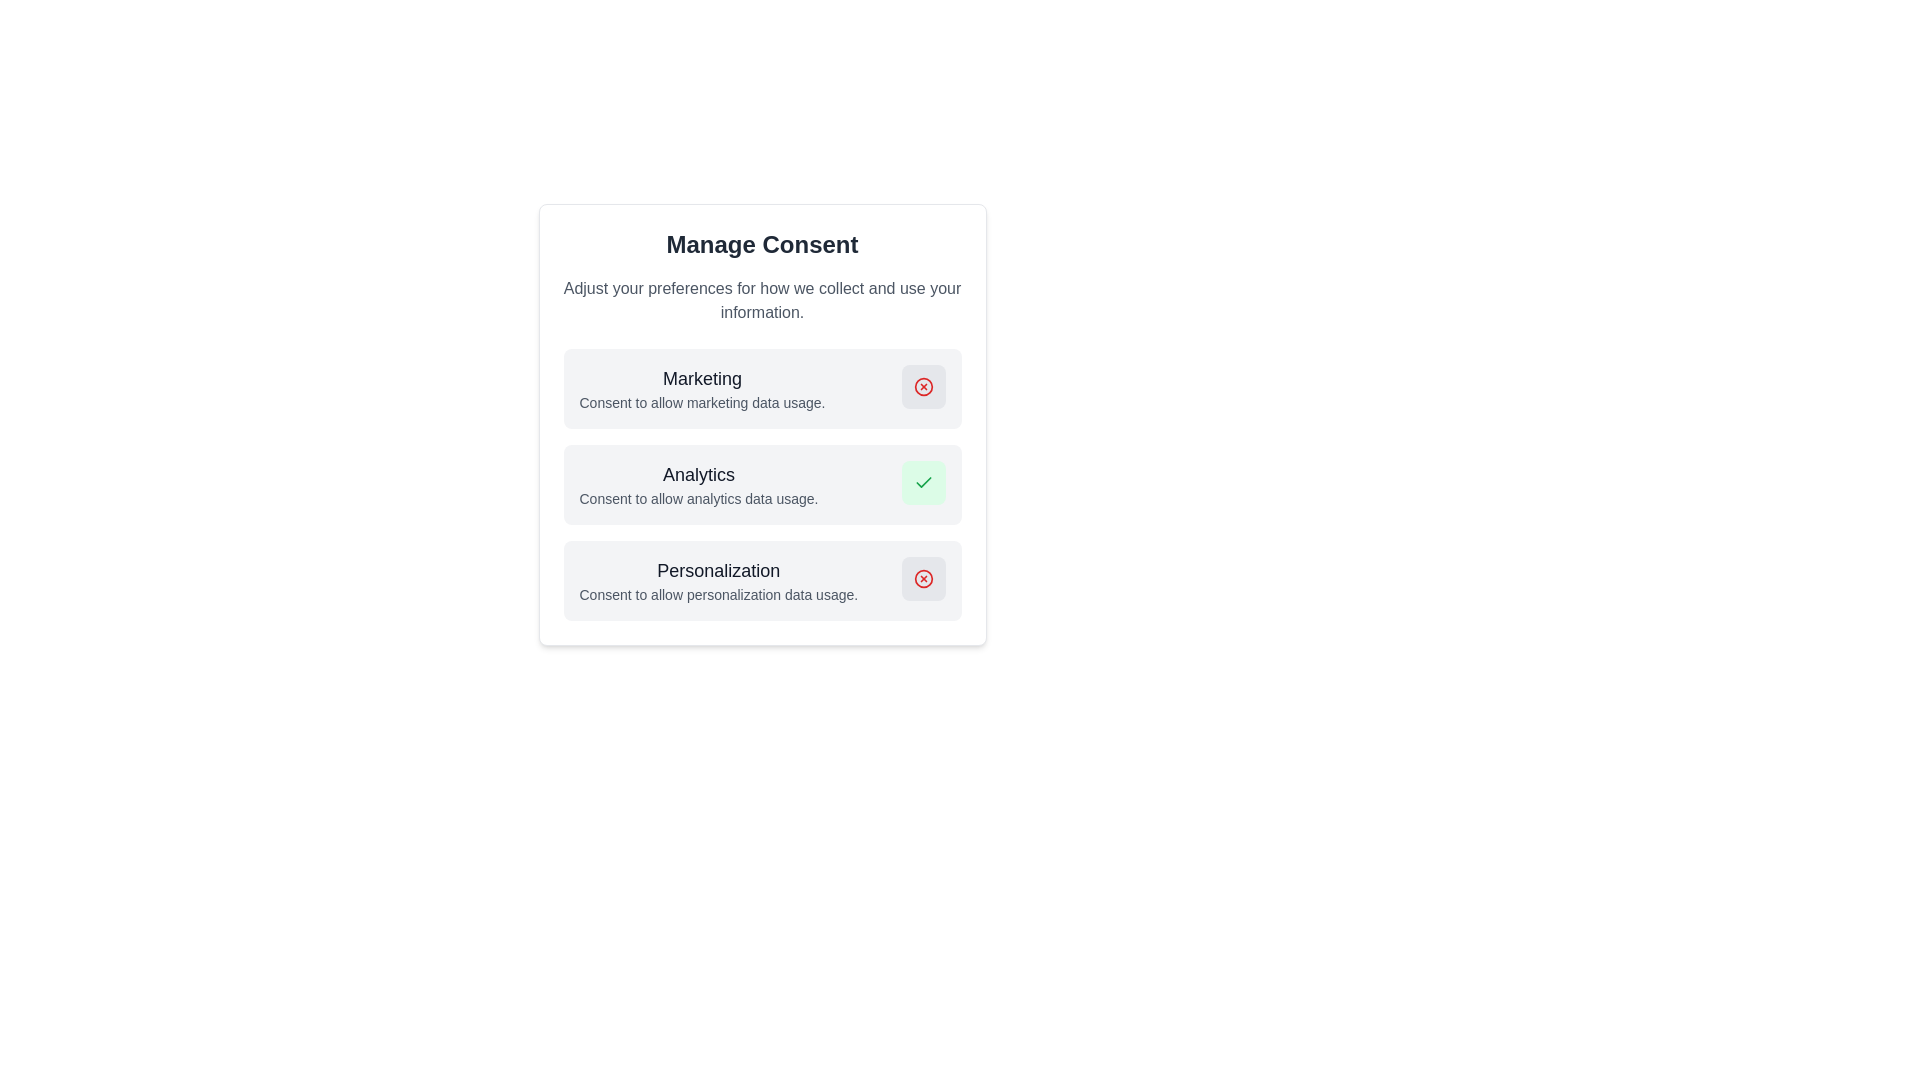 This screenshot has height=1080, width=1920. Describe the element at coordinates (698, 474) in the screenshot. I see `the text label 'Analytics' which is styled with a larger font size, bold style, and dark gray color, located under the title 'Manage Consent' in the consent settings dialog` at that location.